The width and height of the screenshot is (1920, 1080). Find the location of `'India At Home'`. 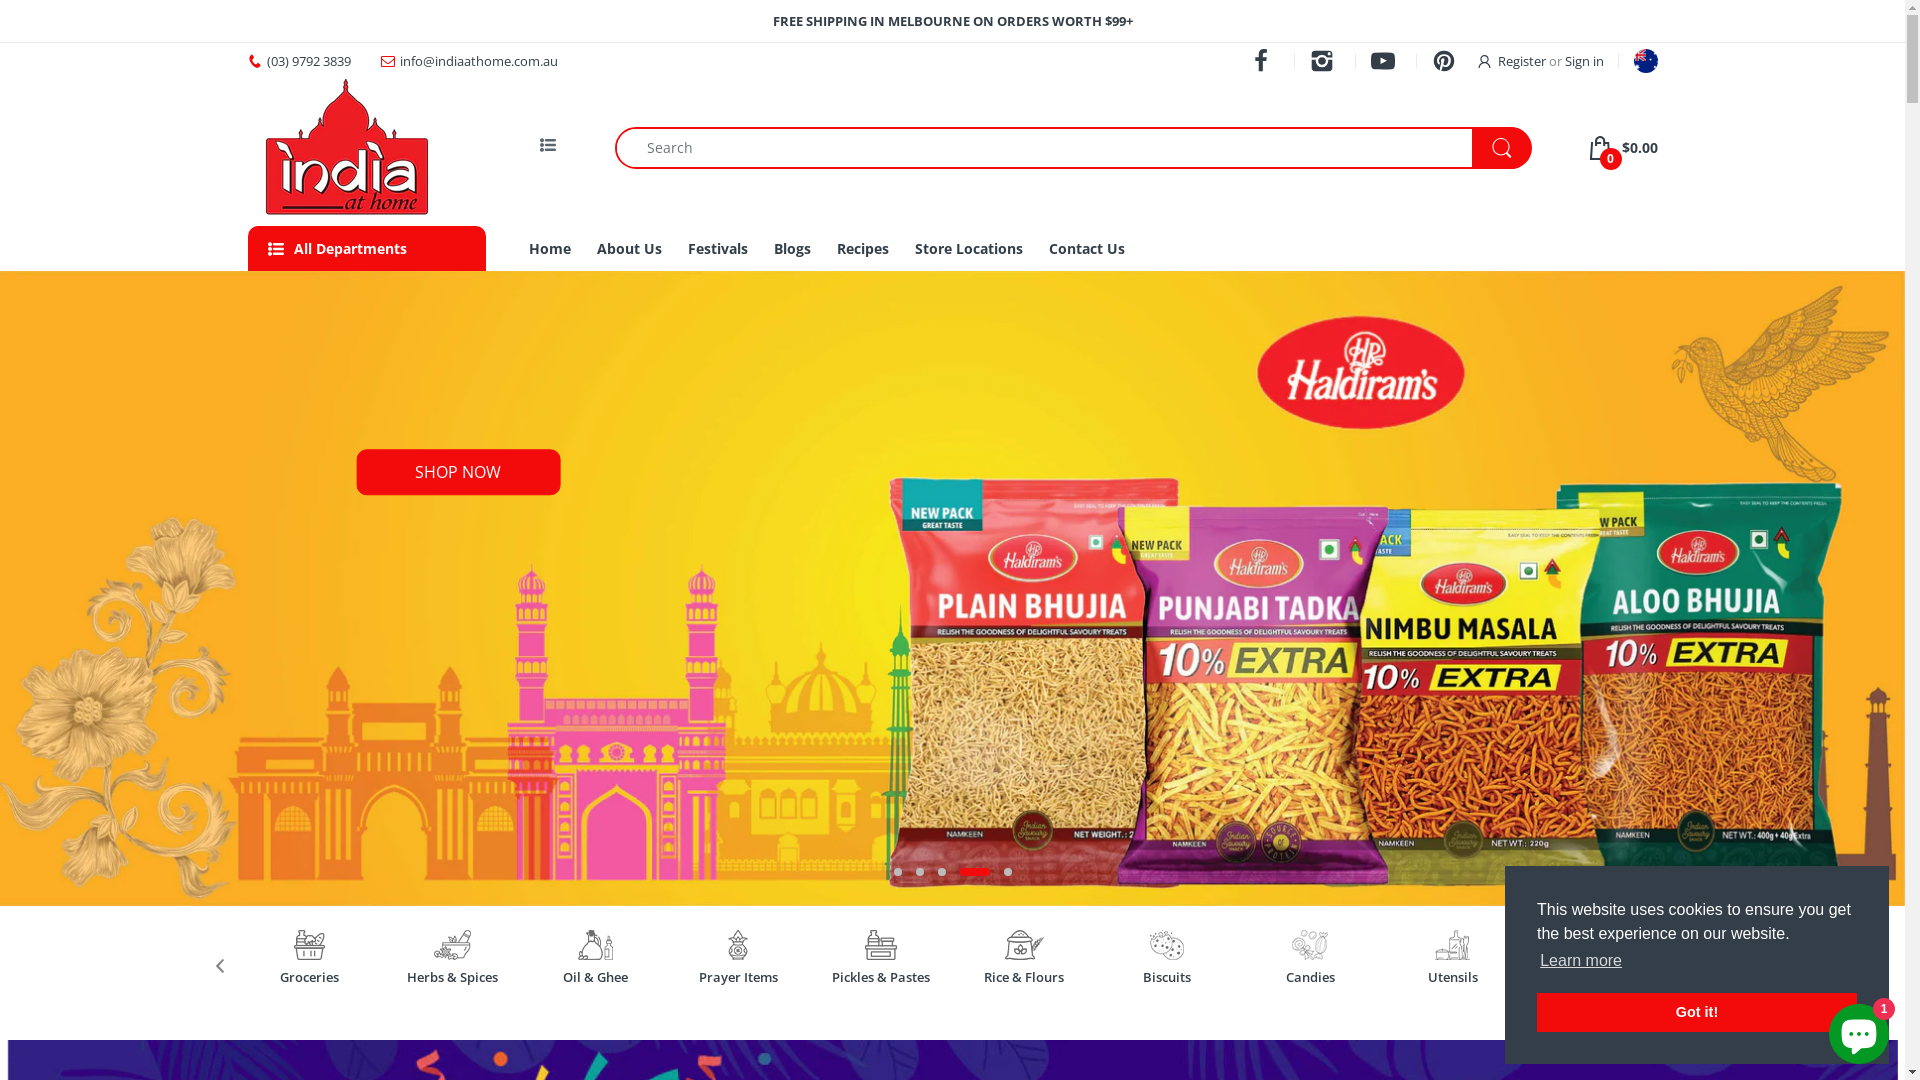

'India At Home' is located at coordinates (348, 146).